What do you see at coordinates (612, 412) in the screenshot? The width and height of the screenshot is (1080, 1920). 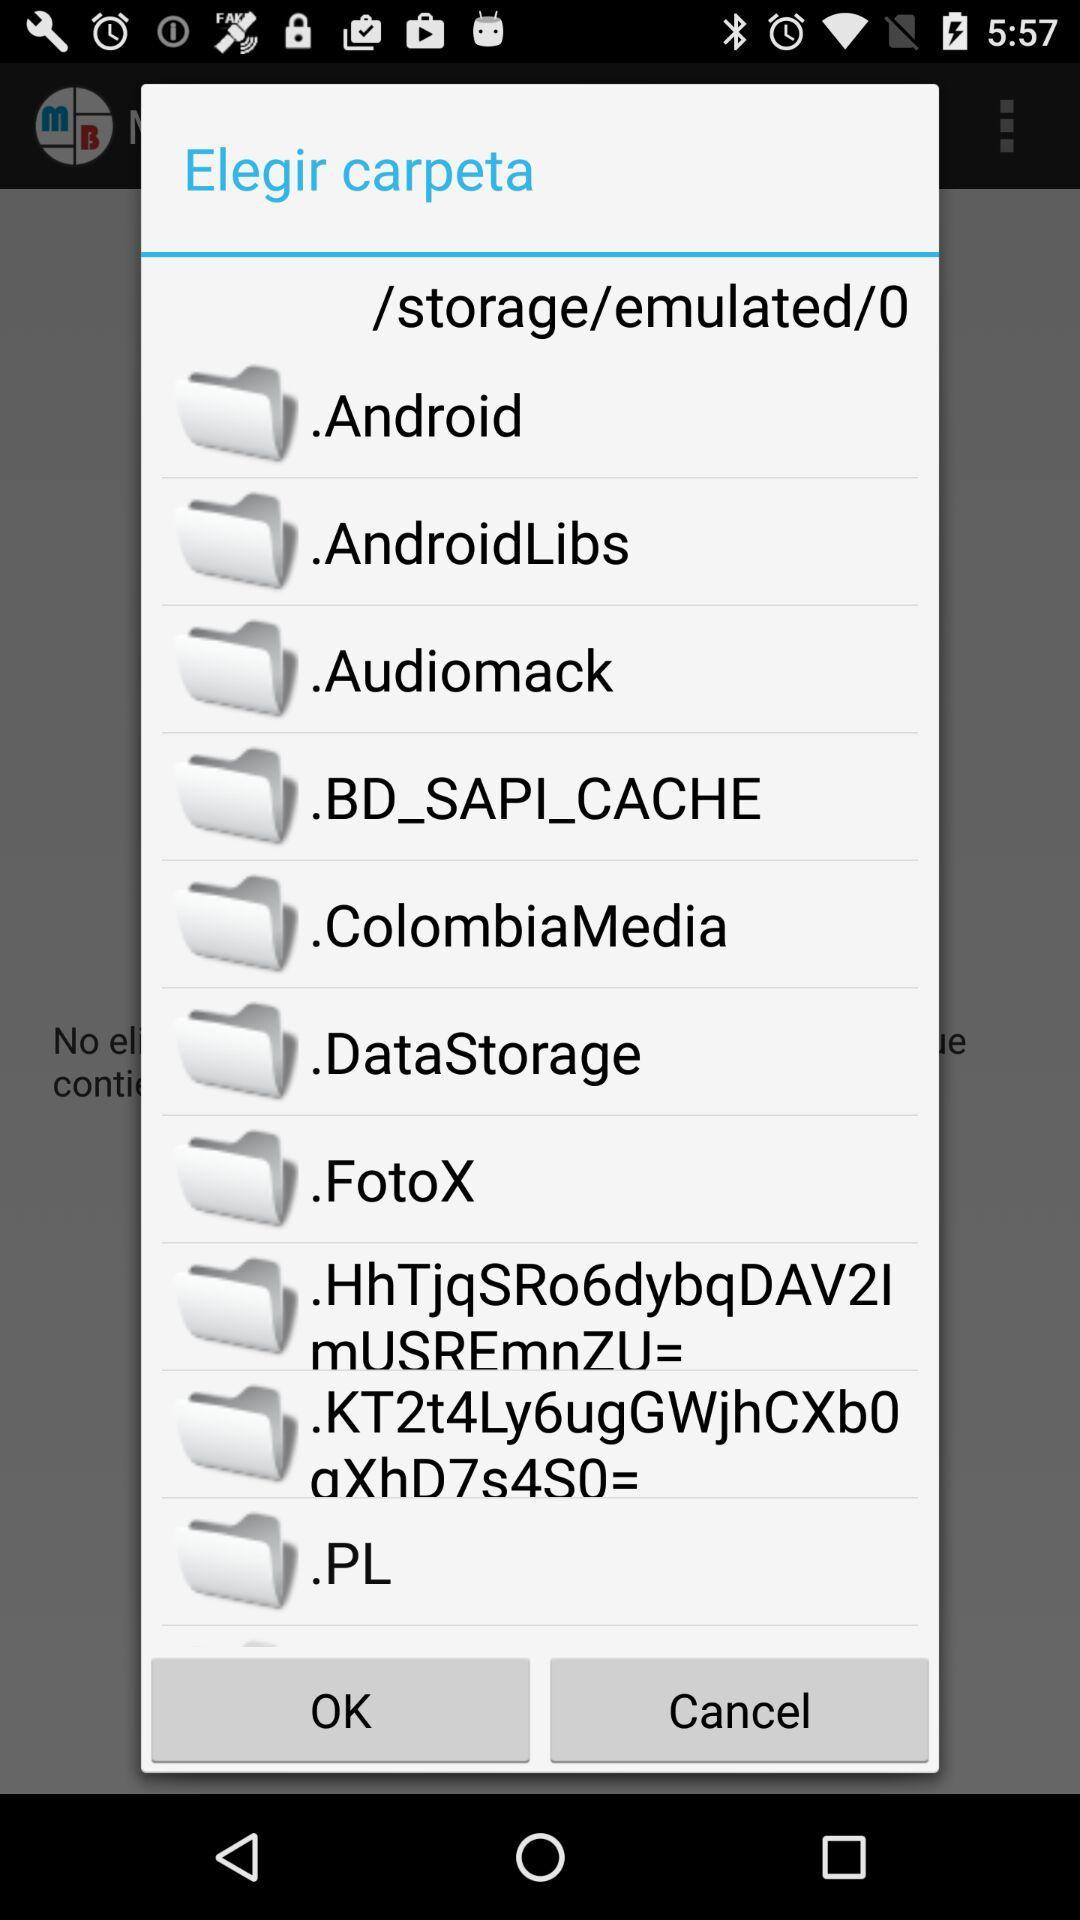 I see `the .android item` at bounding box center [612, 412].